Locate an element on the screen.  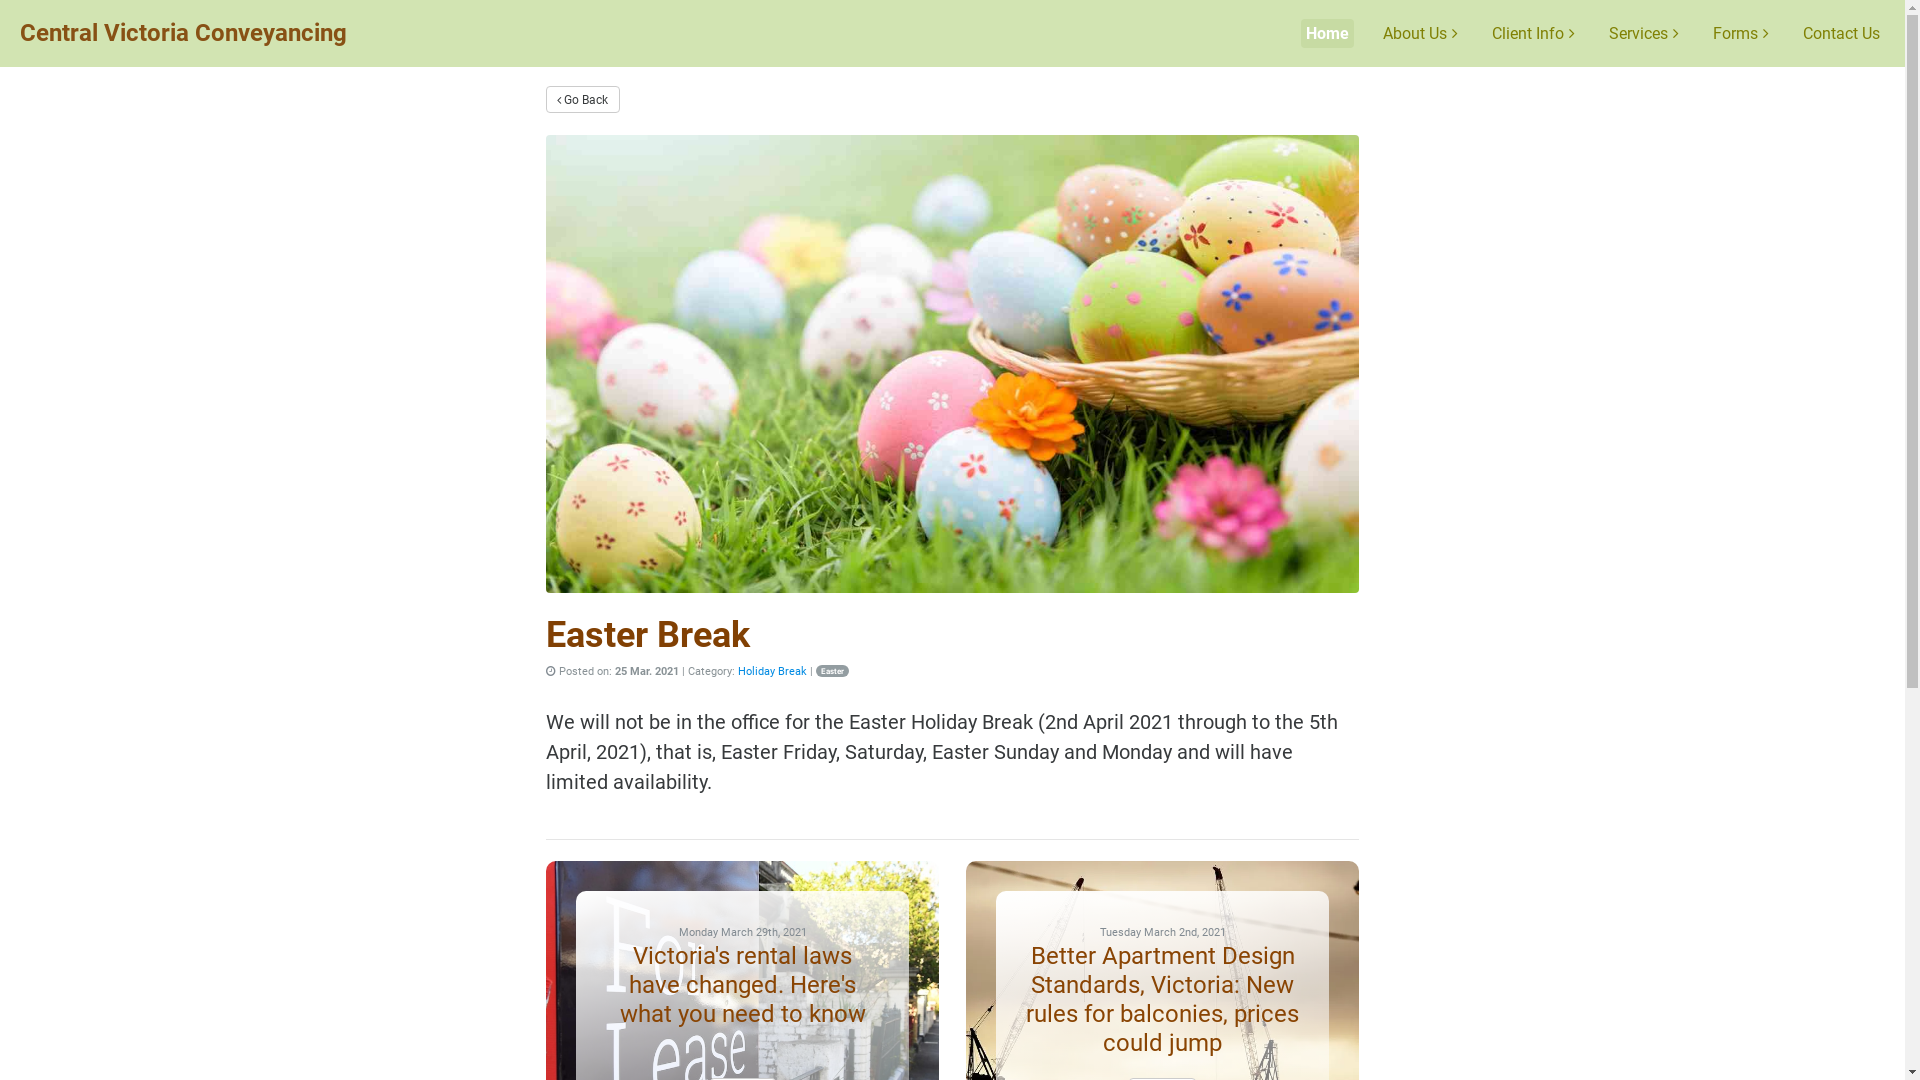
'Home' is located at coordinates (1327, 33).